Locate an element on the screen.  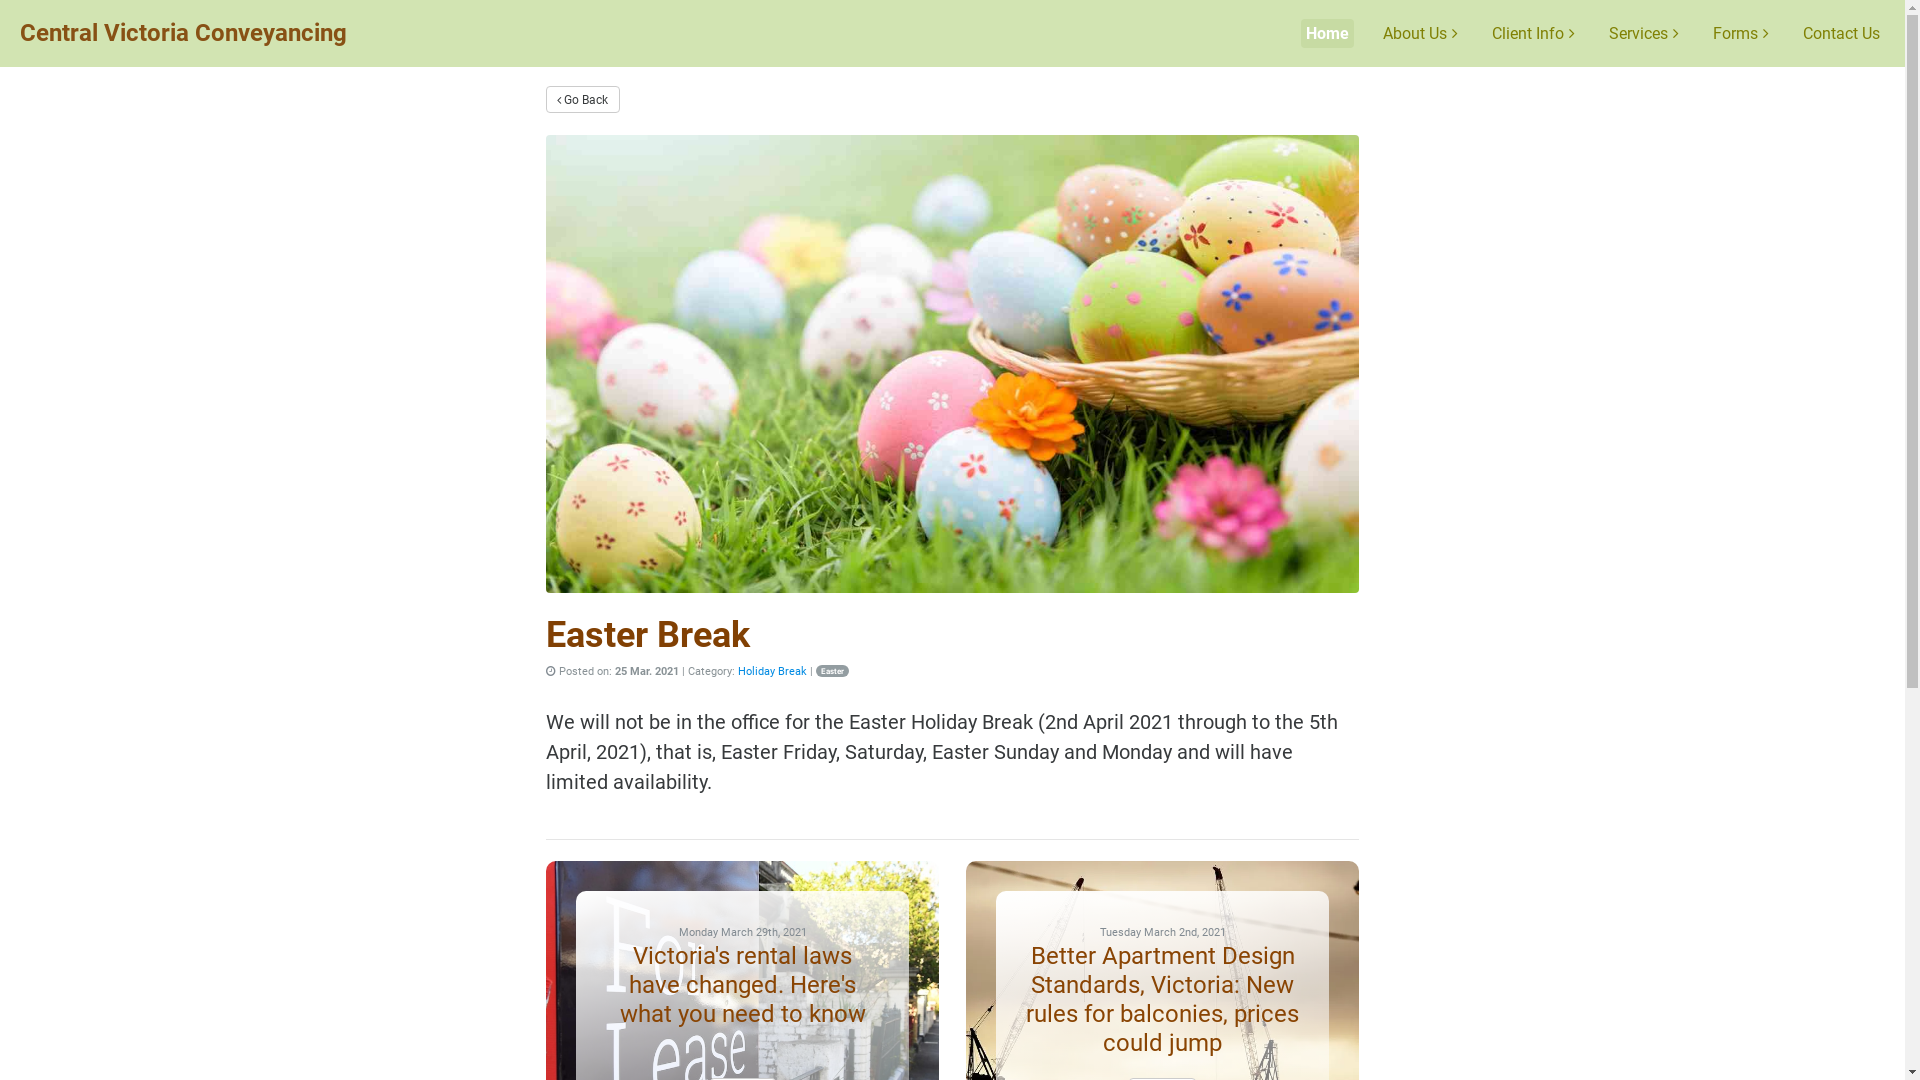
'Home' is located at coordinates (1327, 33).